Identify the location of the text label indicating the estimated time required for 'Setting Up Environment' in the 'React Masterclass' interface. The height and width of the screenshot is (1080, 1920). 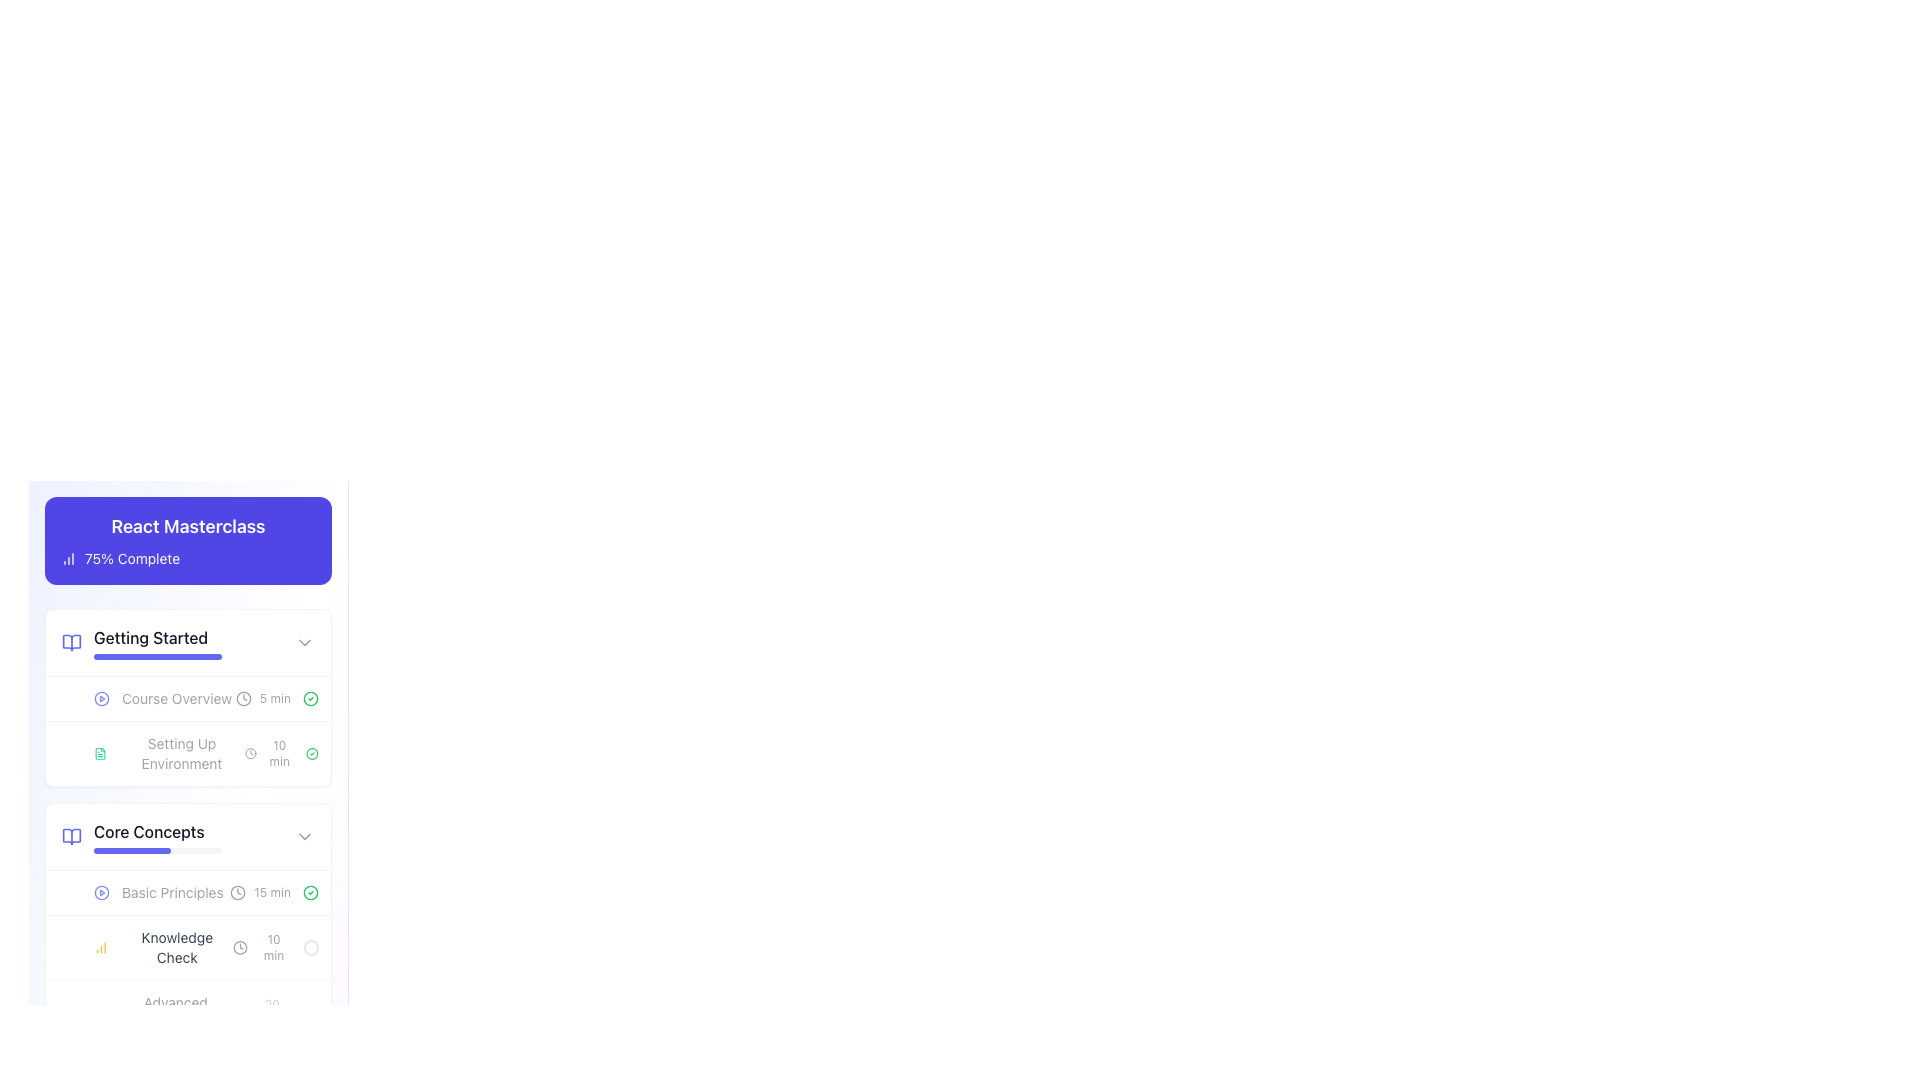
(268, 753).